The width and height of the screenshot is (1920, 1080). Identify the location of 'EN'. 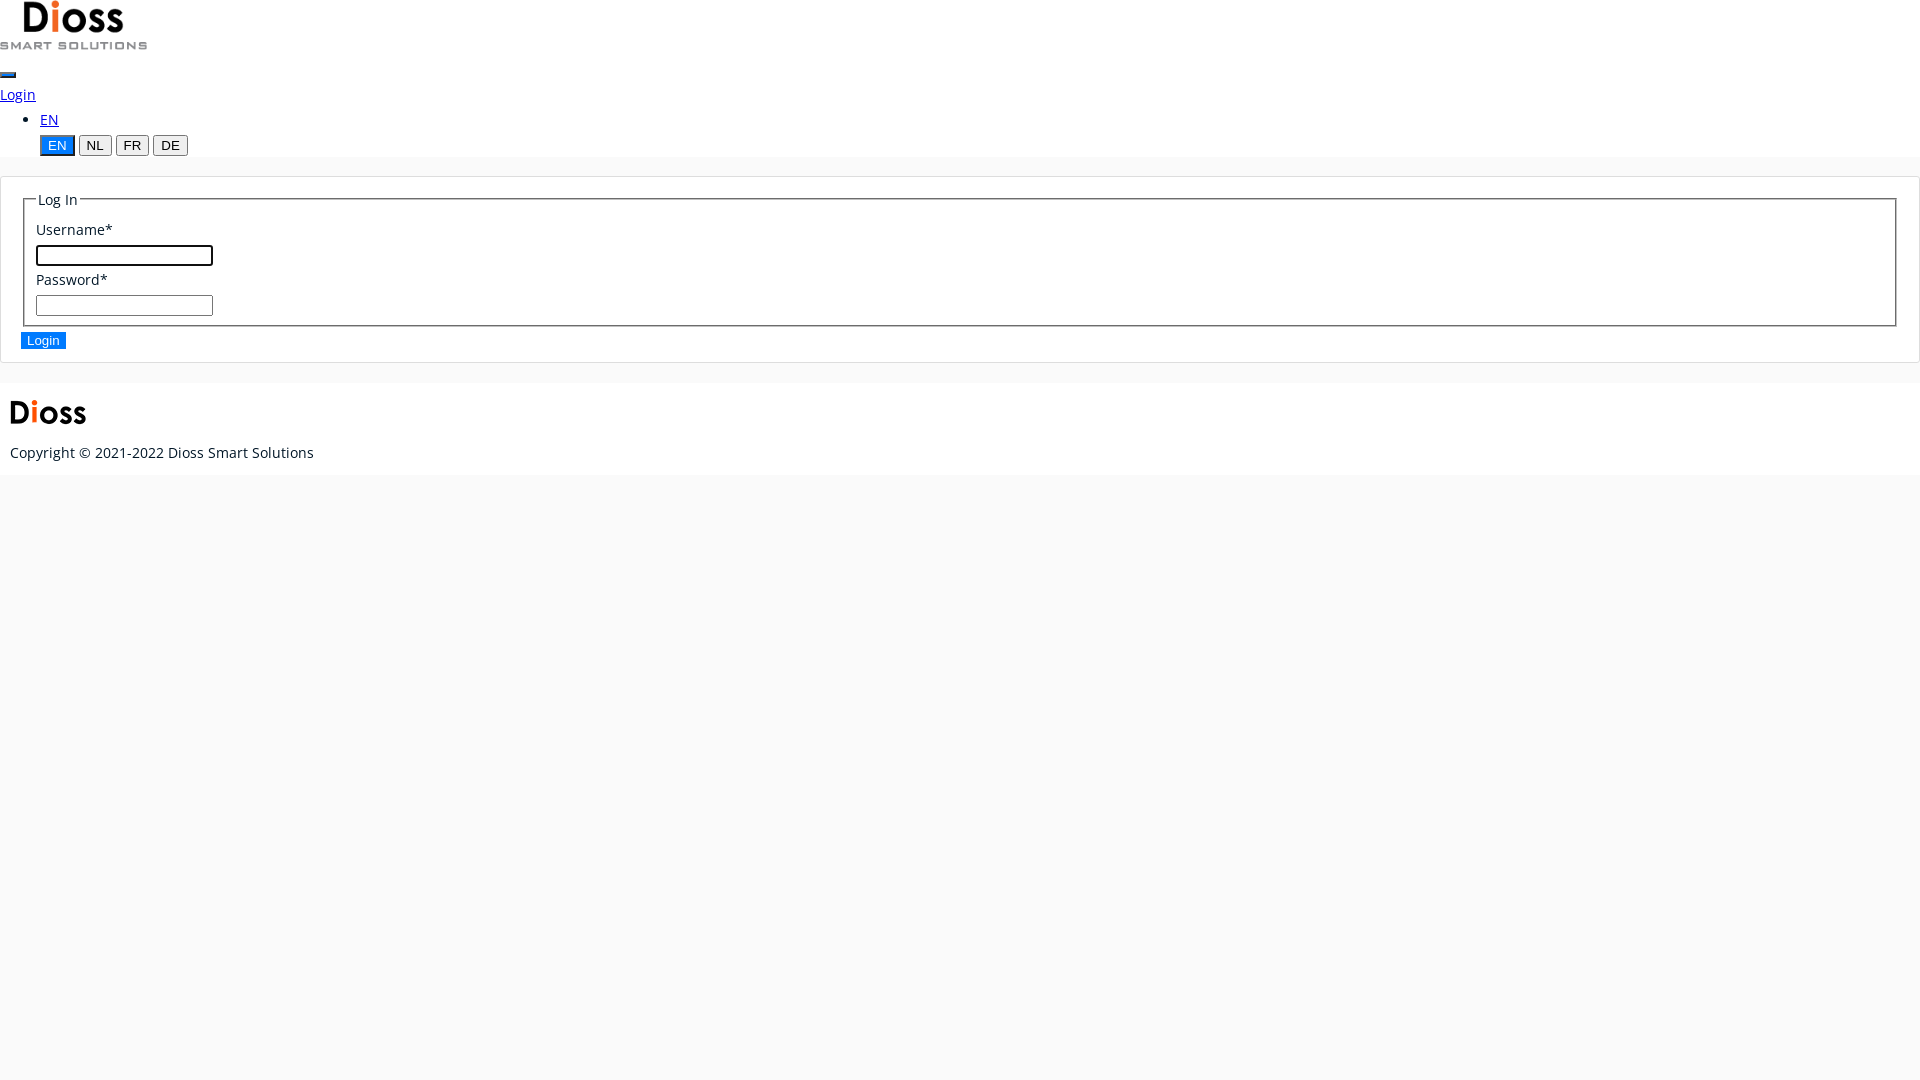
(49, 119).